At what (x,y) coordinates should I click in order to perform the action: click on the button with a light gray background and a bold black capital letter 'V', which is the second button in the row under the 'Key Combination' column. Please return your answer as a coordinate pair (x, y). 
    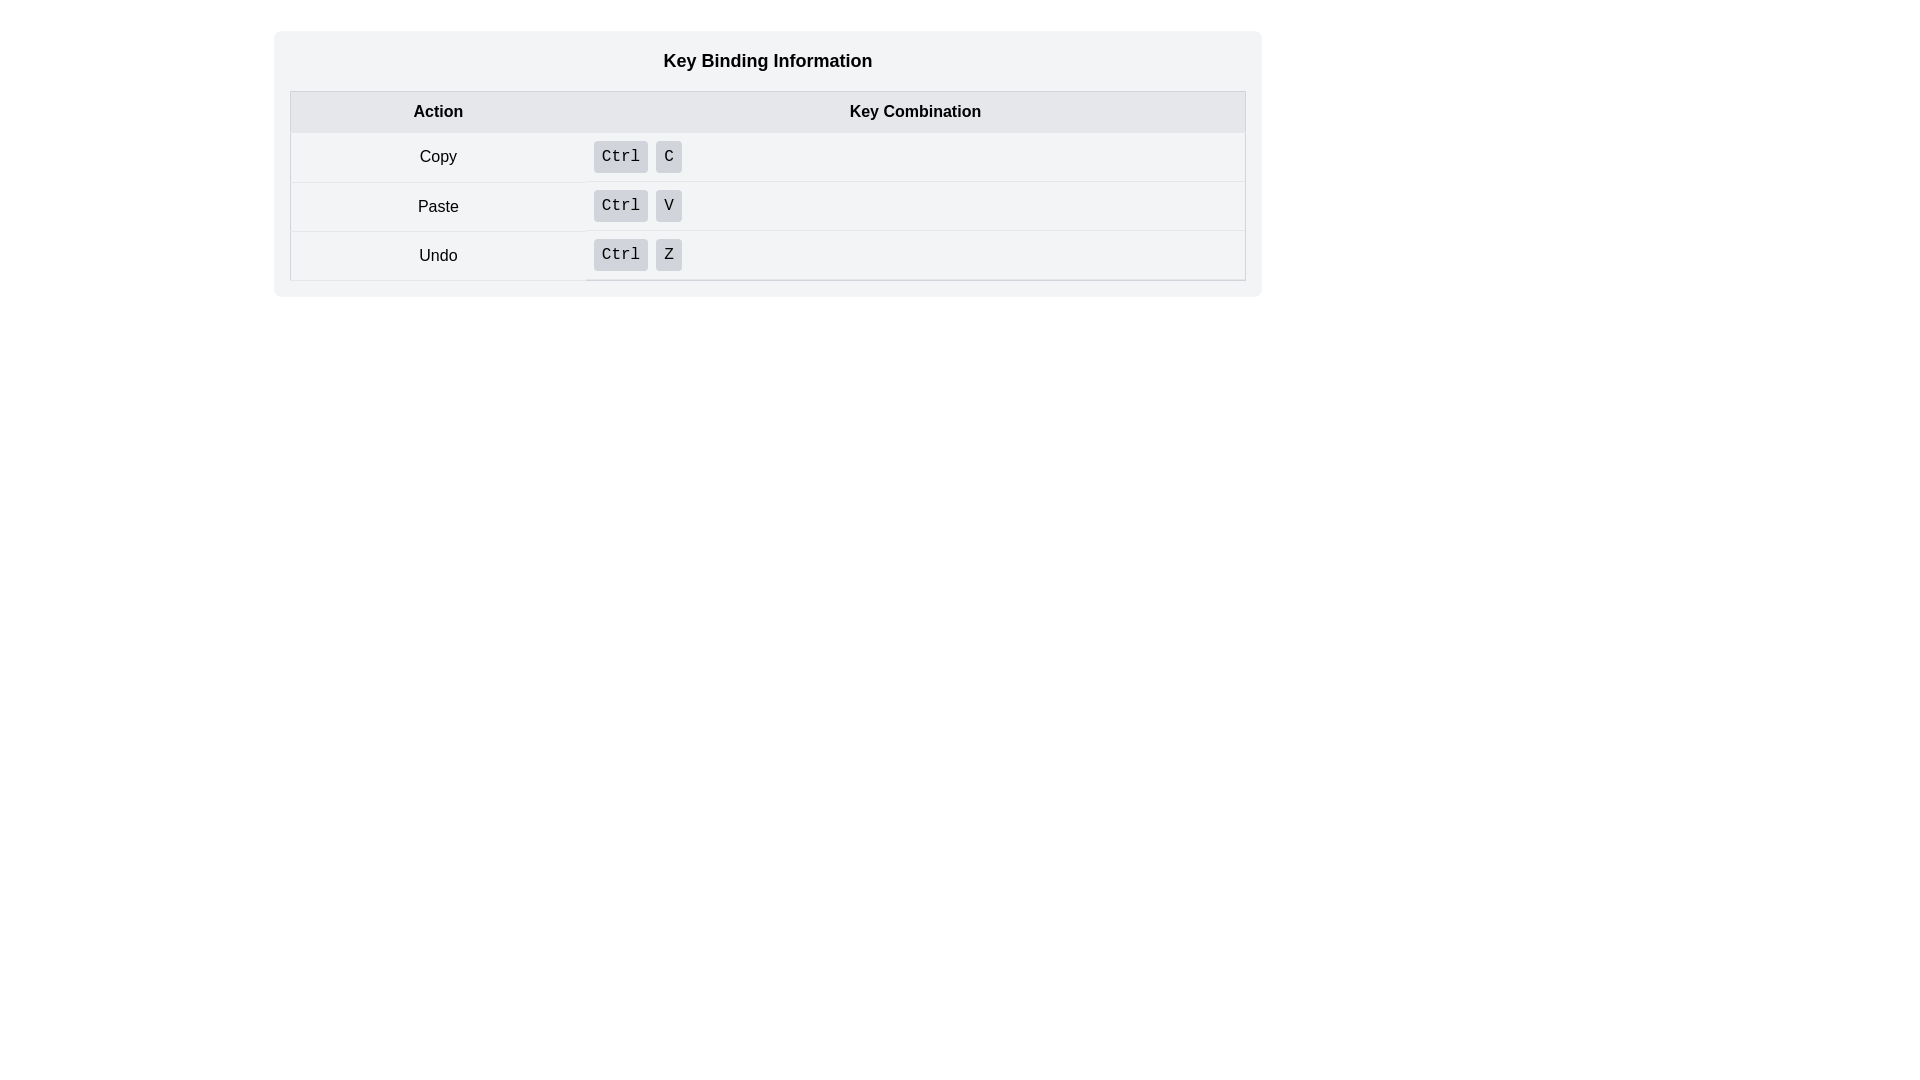
    Looking at the image, I should click on (668, 205).